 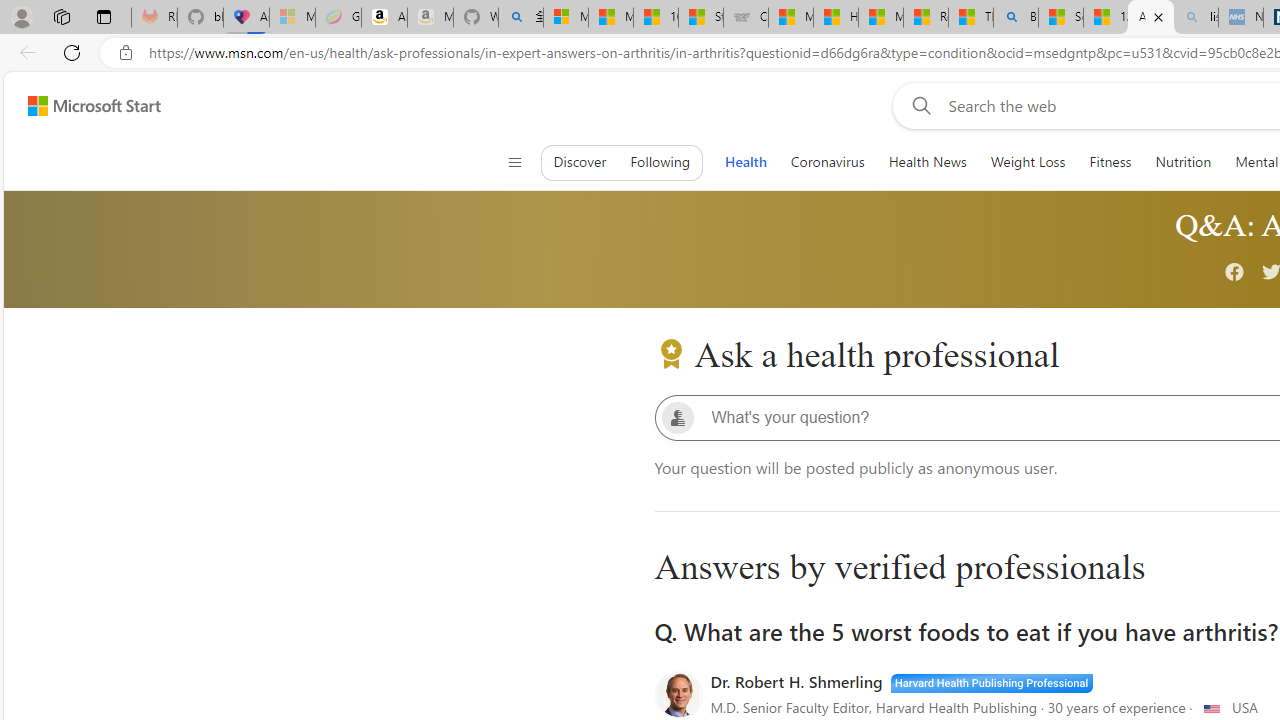 I want to click on 'Health News', so click(x=926, y=161).